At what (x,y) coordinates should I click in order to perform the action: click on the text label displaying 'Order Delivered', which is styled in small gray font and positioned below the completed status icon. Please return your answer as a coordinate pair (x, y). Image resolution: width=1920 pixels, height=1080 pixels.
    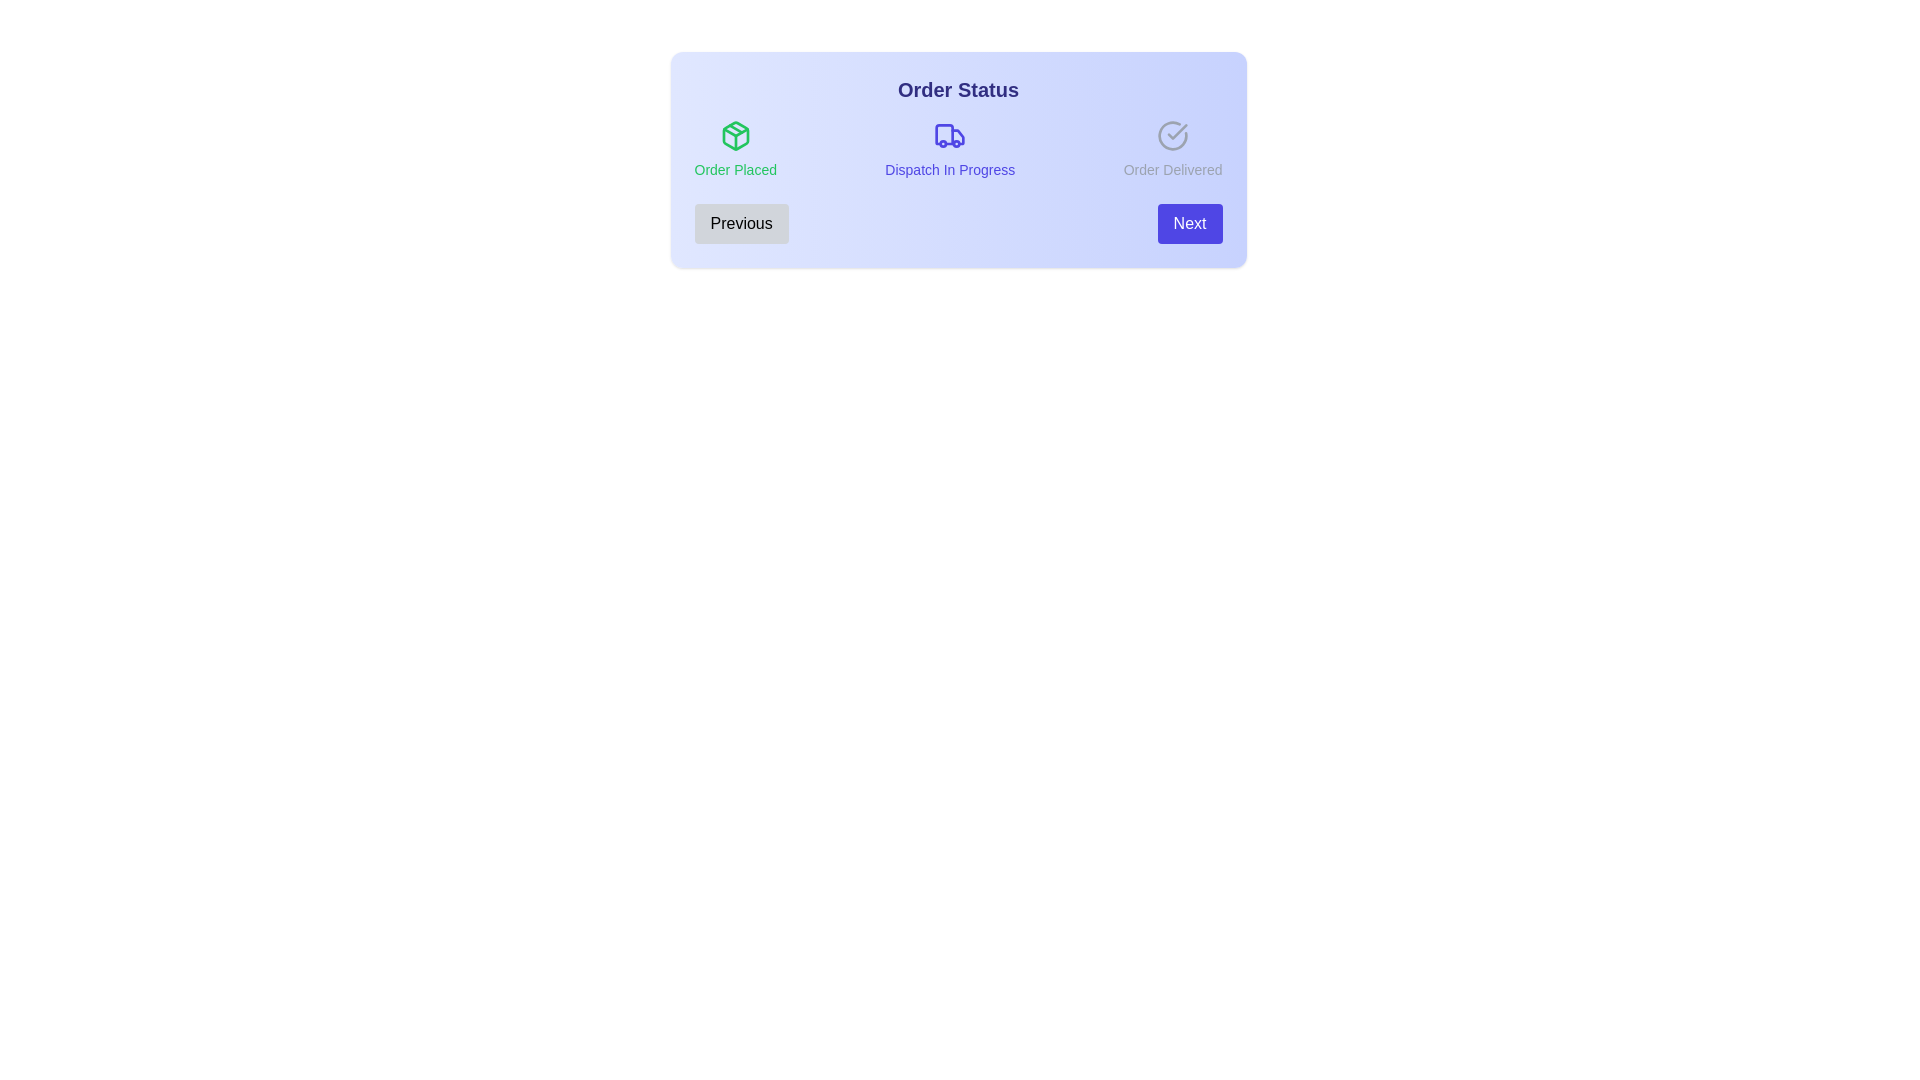
    Looking at the image, I should click on (1173, 168).